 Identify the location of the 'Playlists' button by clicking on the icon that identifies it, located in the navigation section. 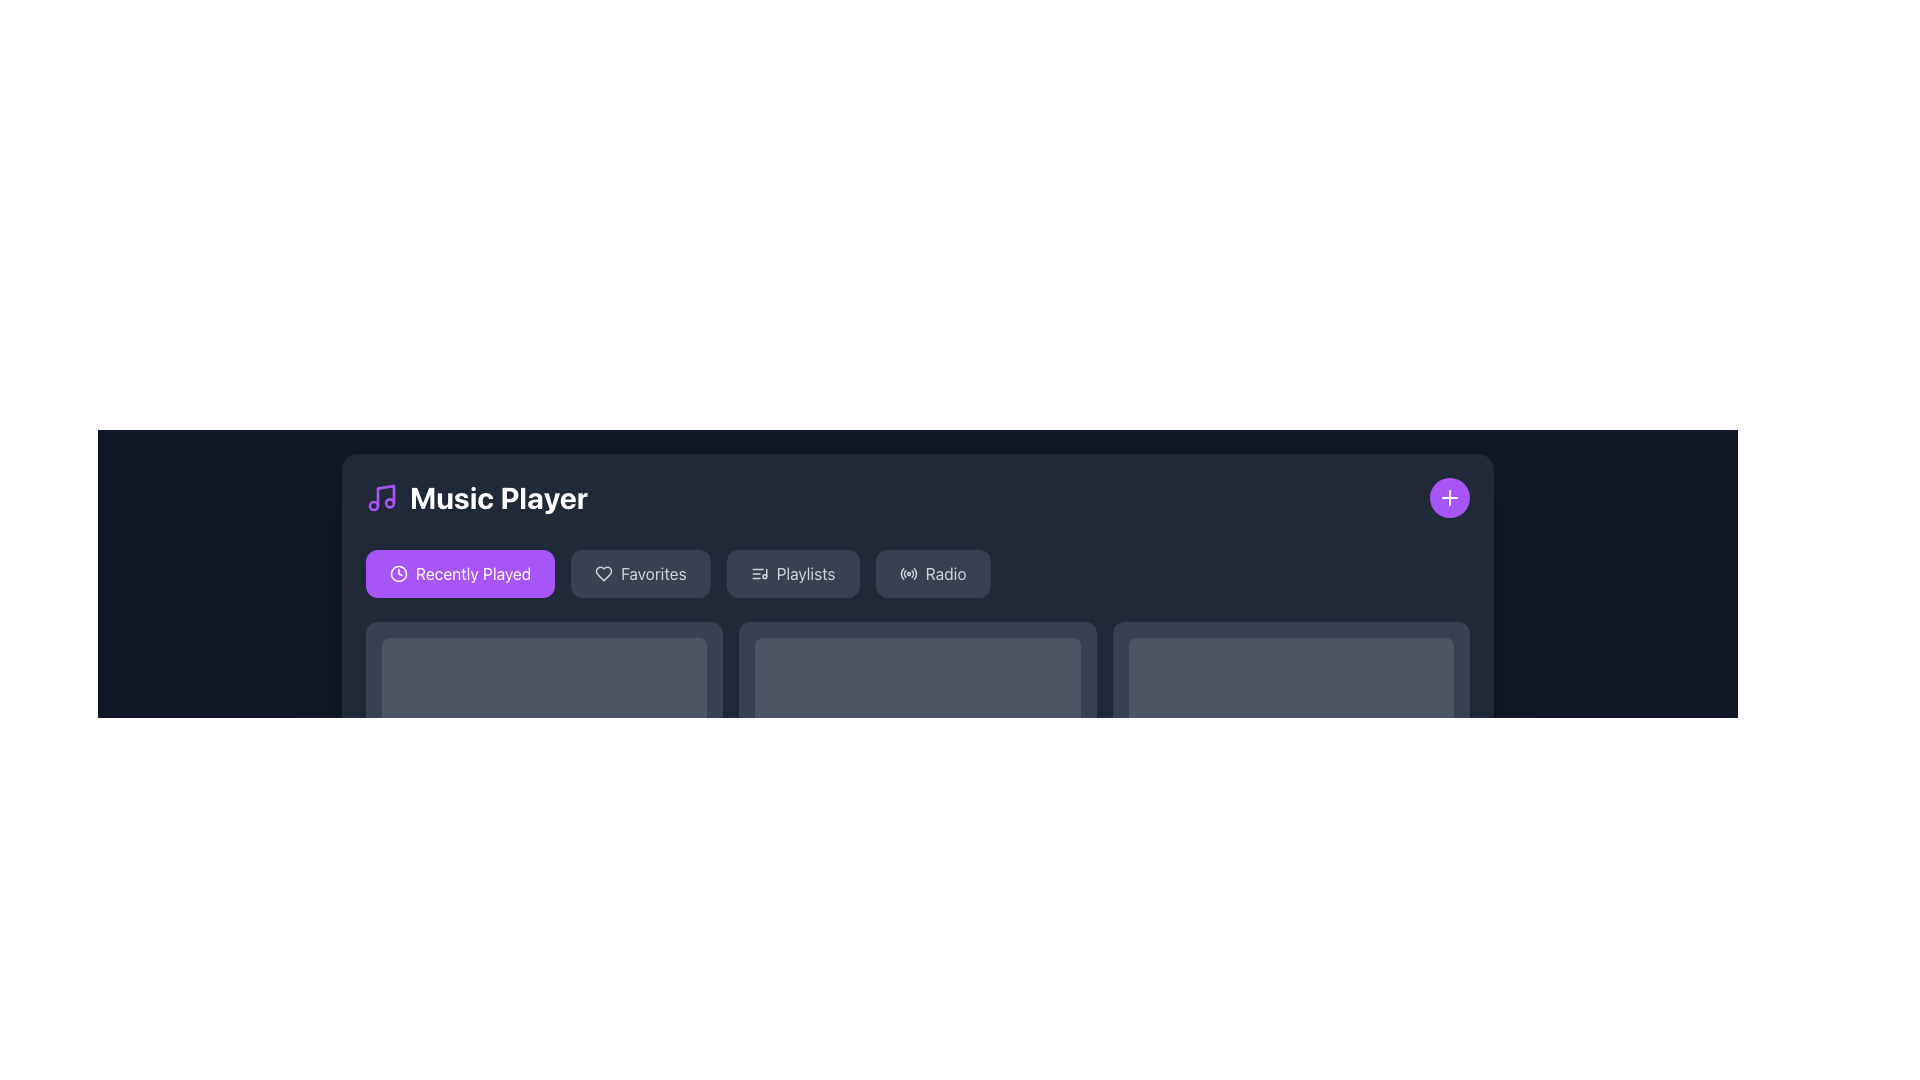
(758, 574).